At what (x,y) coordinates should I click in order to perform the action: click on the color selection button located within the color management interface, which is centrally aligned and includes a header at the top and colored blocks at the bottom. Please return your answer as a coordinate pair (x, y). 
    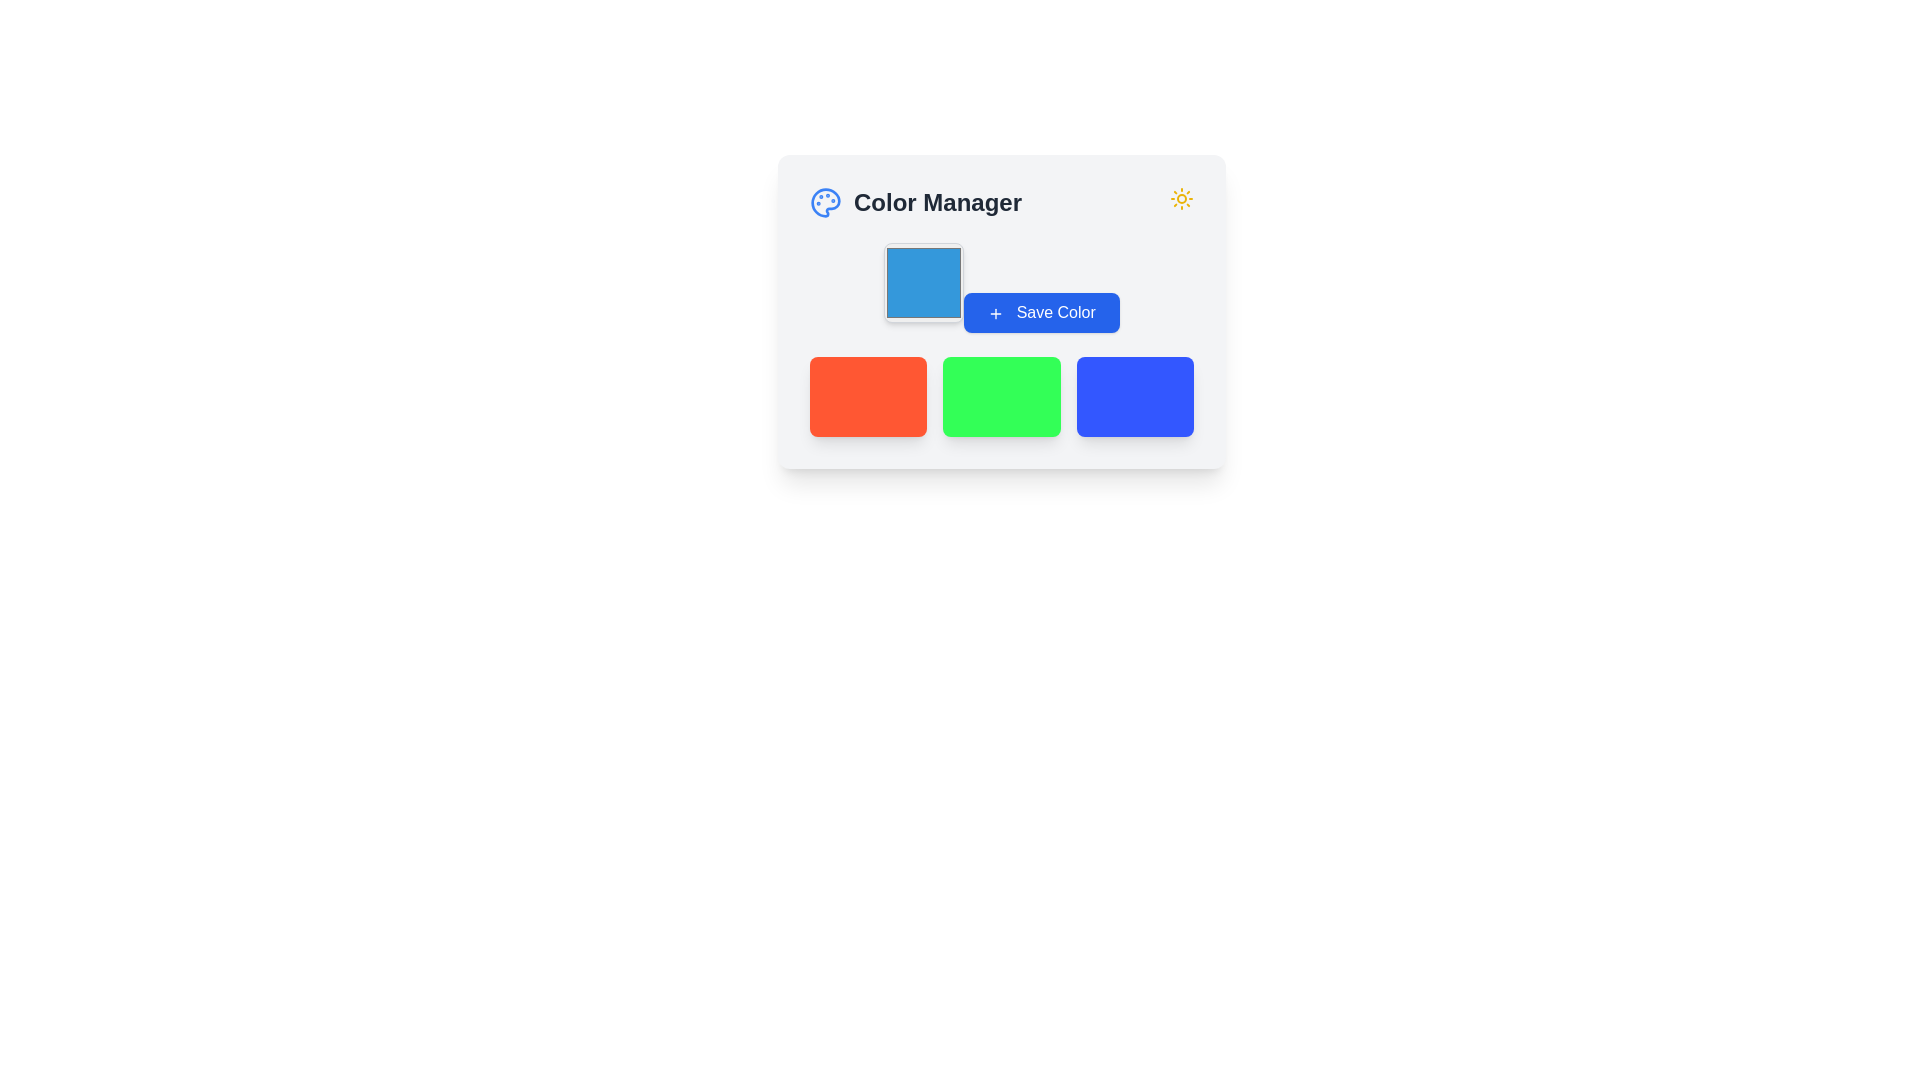
    Looking at the image, I should click on (1002, 312).